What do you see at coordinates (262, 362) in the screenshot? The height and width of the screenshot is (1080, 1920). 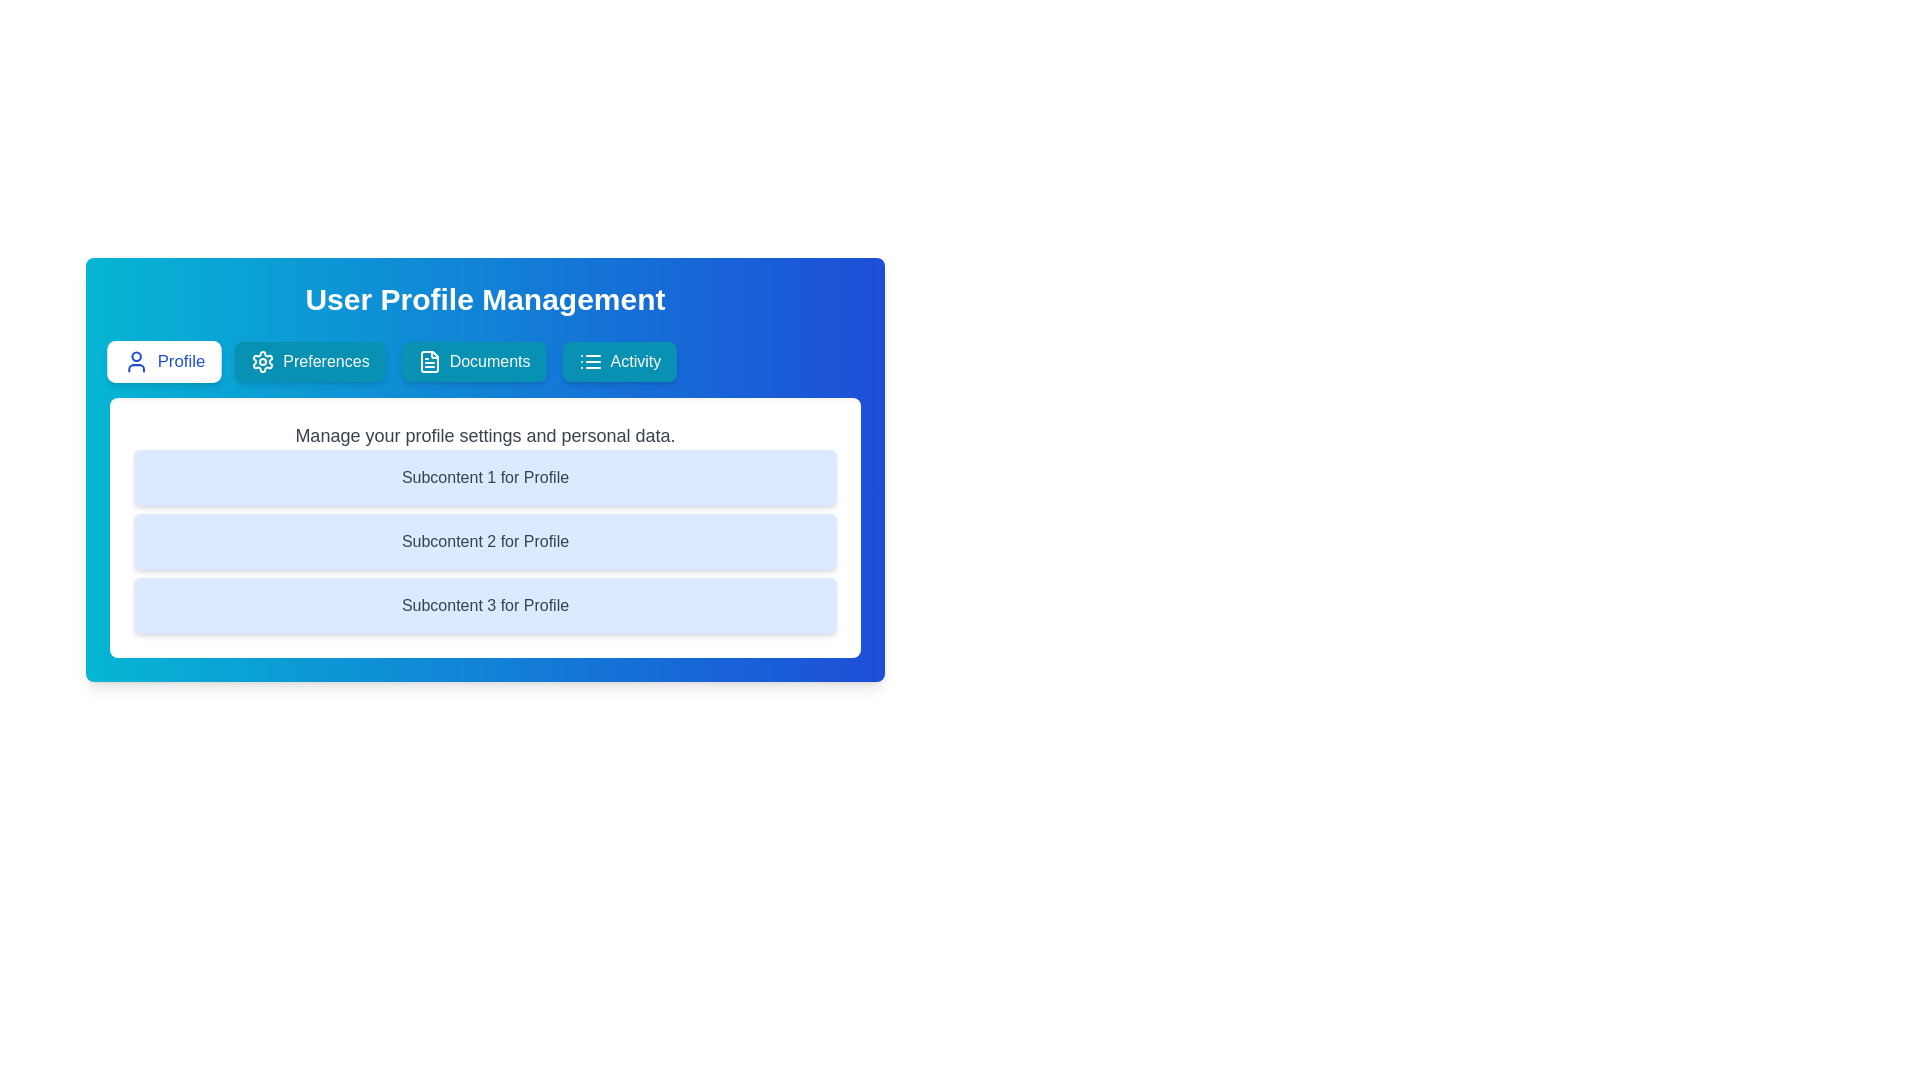 I see `the 'Preferences' button, which contains the icon serving as a visual aid for navigating to user preferences or settings` at bounding box center [262, 362].